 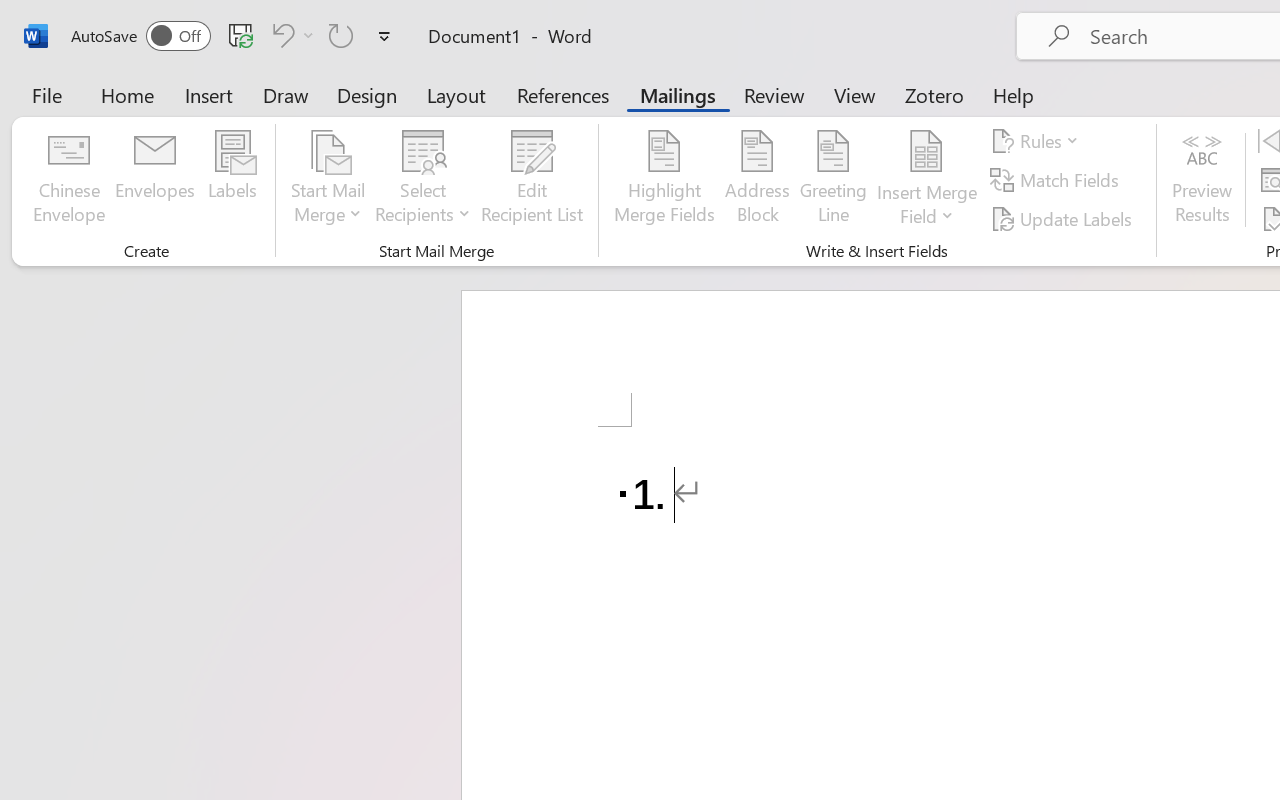 I want to click on 'Start Mail Merge', so click(x=328, y=179).